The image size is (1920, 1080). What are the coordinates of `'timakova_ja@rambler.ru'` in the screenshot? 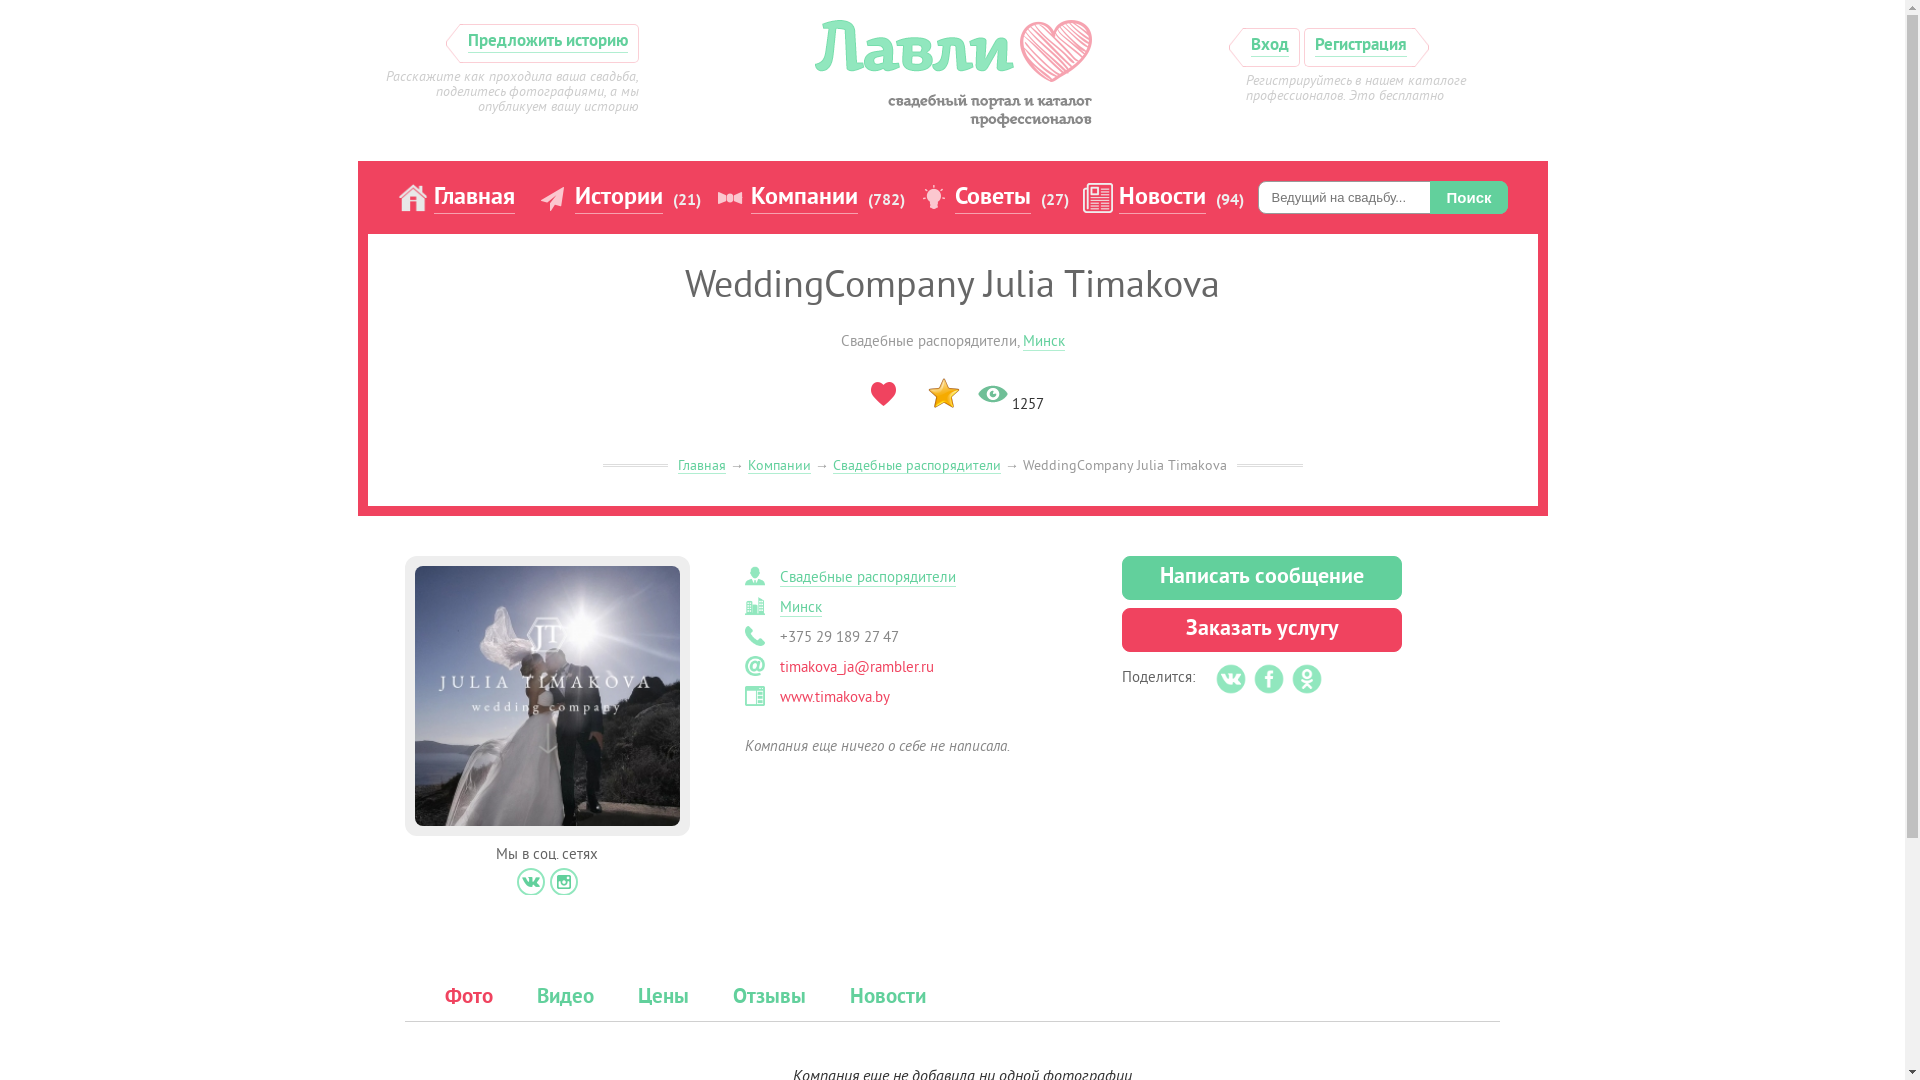 It's located at (857, 667).